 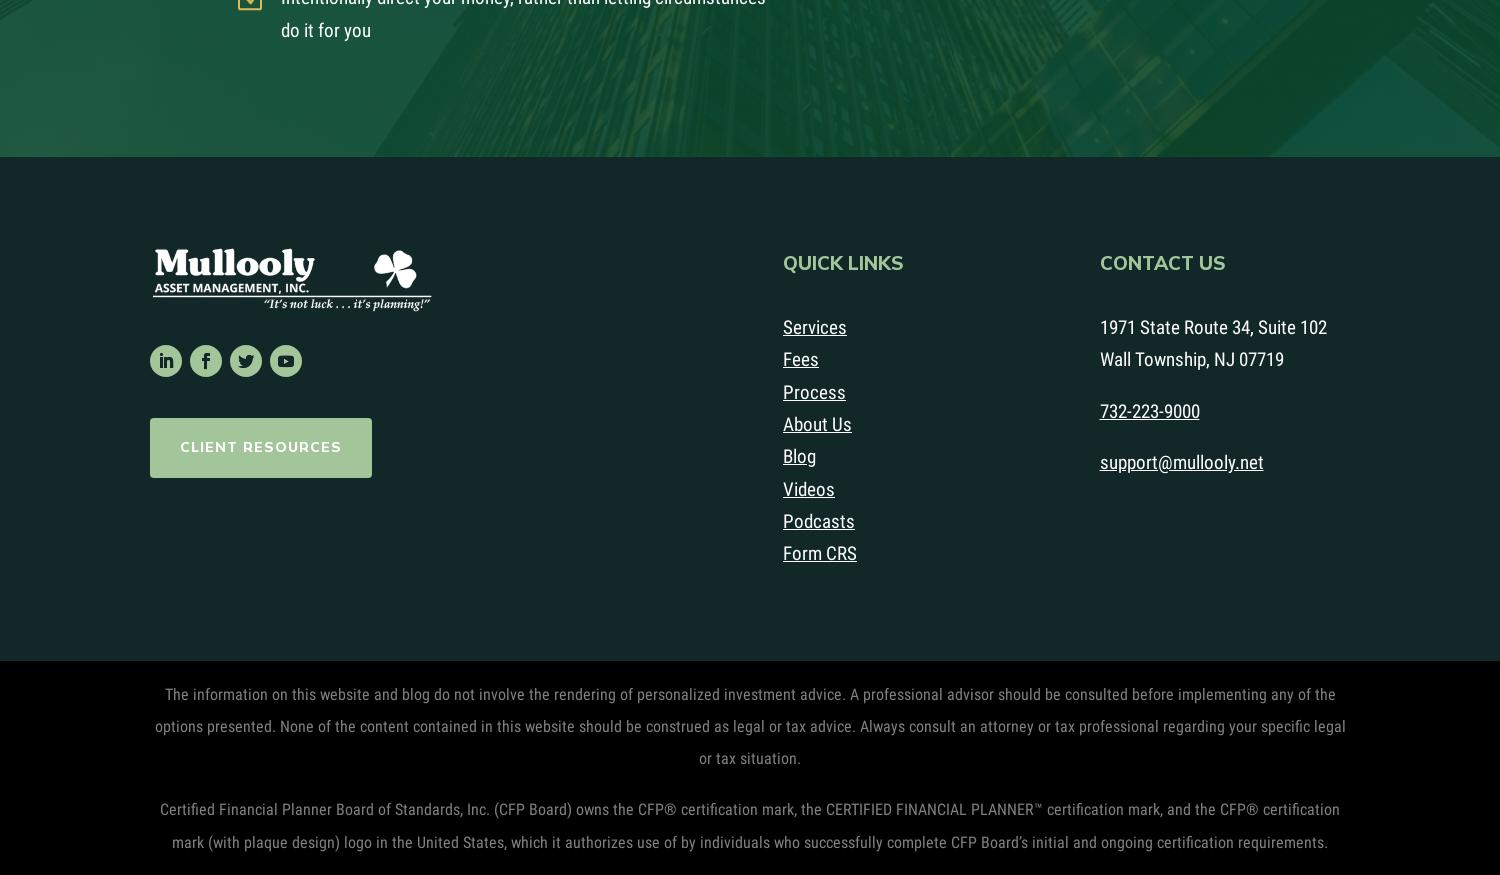 I want to click on 'The information on this website and blog do not involve the rendering of personalized investment advice. A professional advisor should be consulted before implementing any of the options presented. None of the content contained in this website should be construed as legal or tax advice. Always consult an attorney or tax professional regarding your specific legal or tax situation.', so click(x=748, y=725).